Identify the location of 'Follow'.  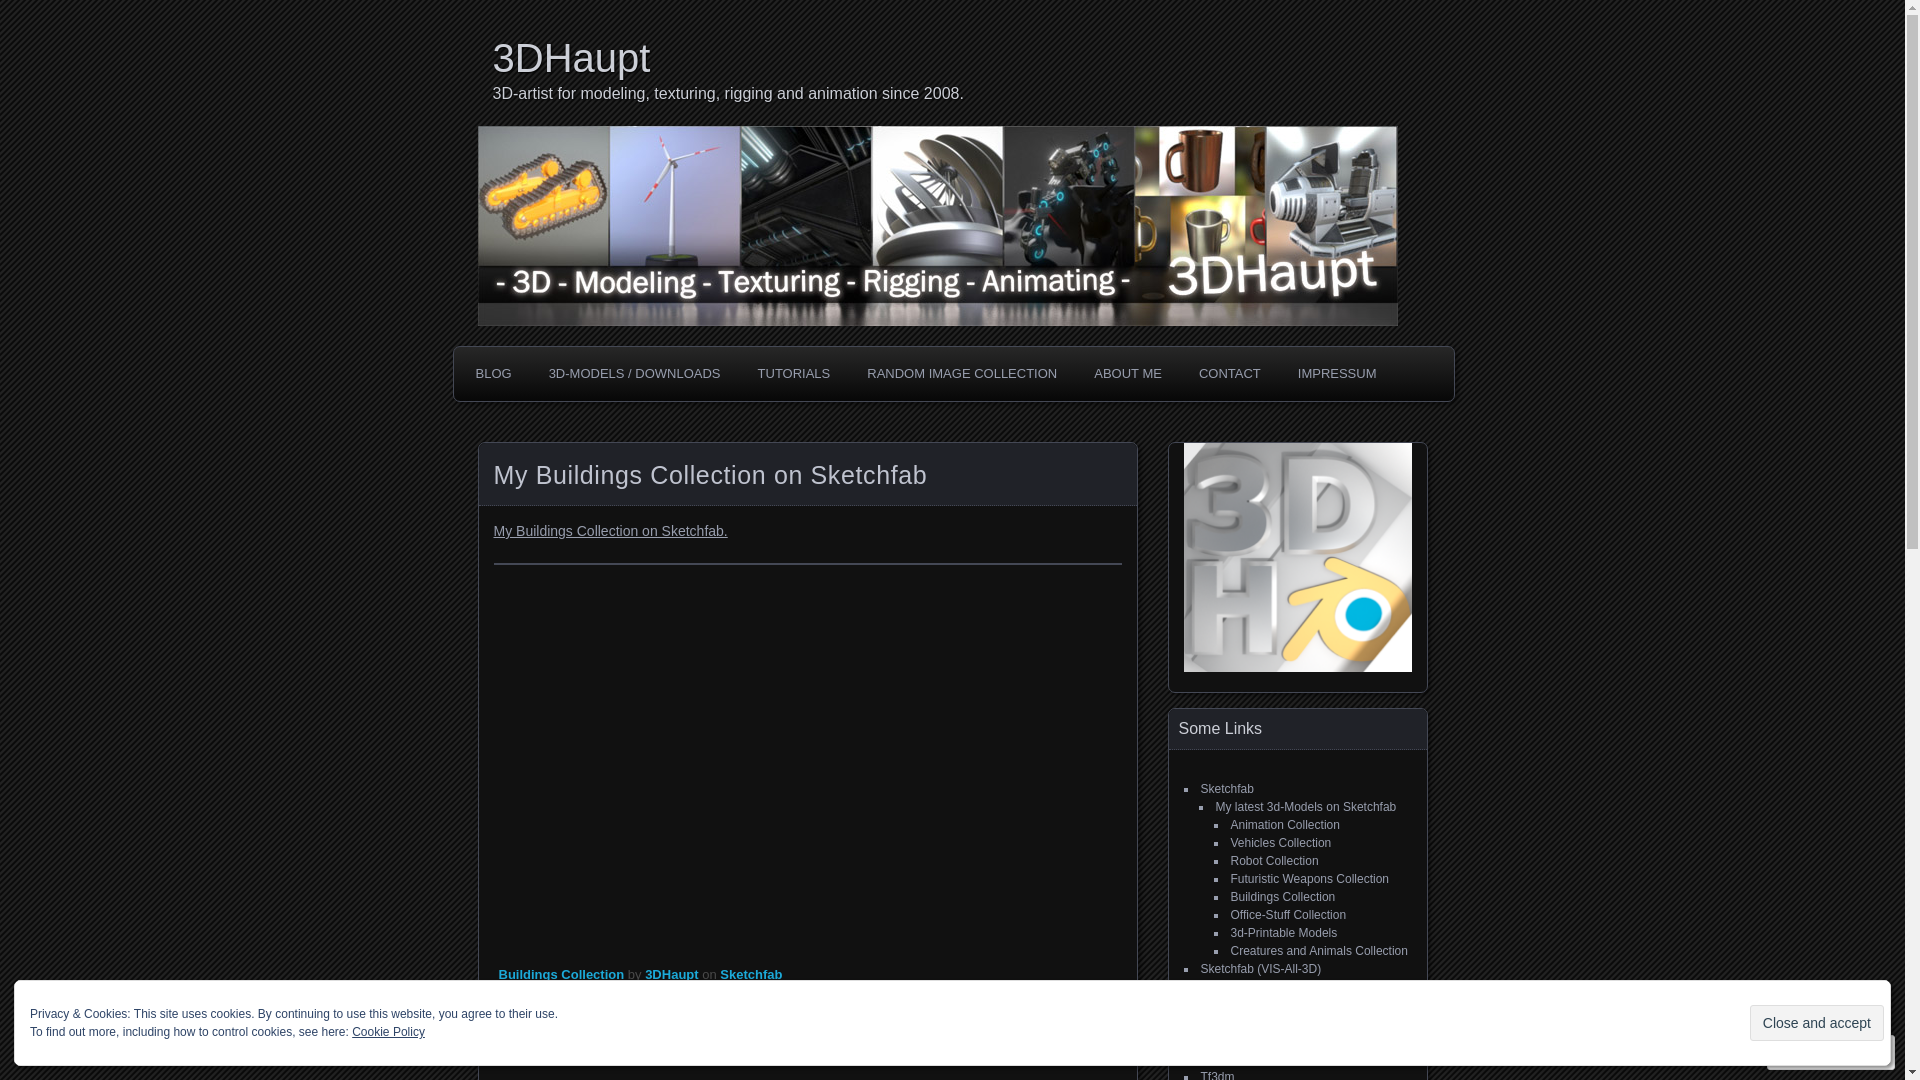
(1813, 1051).